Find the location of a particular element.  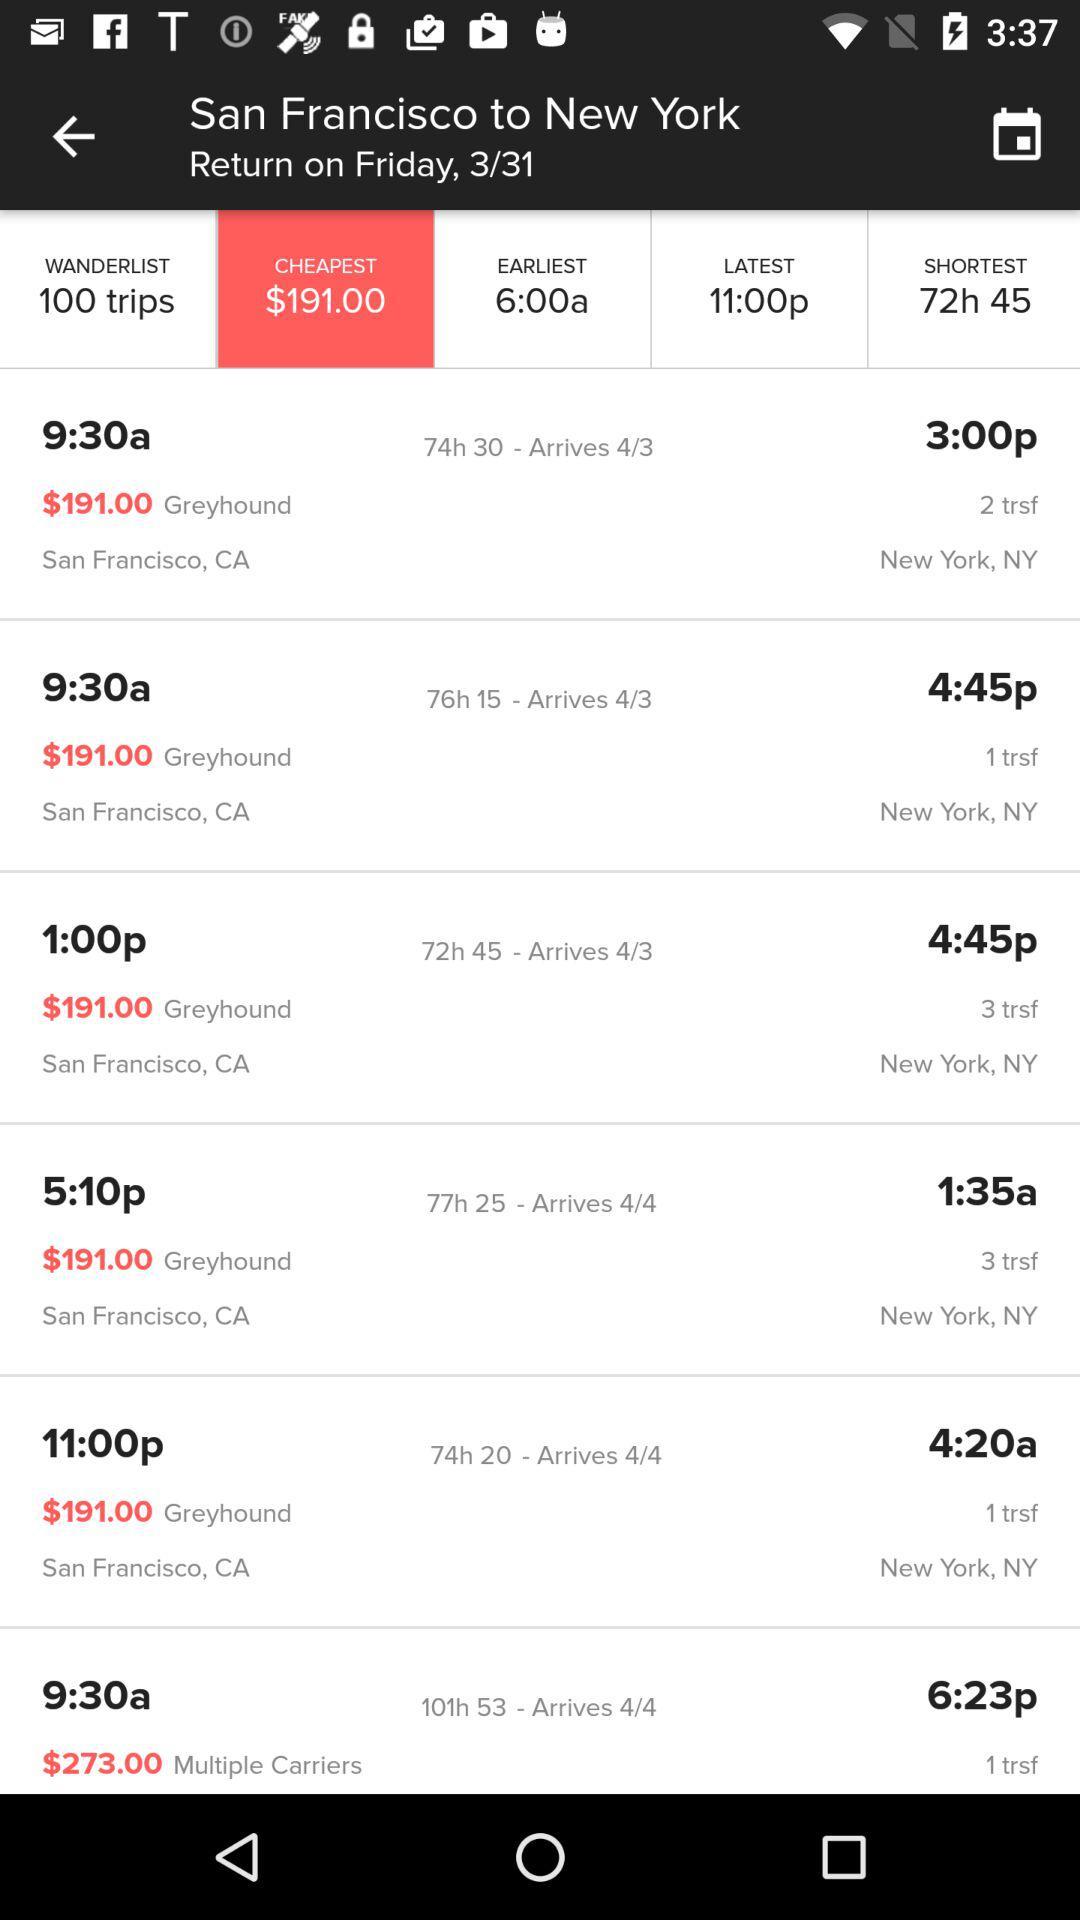

the icon to the left of the san francisco to icon is located at coordinates (72, 135).